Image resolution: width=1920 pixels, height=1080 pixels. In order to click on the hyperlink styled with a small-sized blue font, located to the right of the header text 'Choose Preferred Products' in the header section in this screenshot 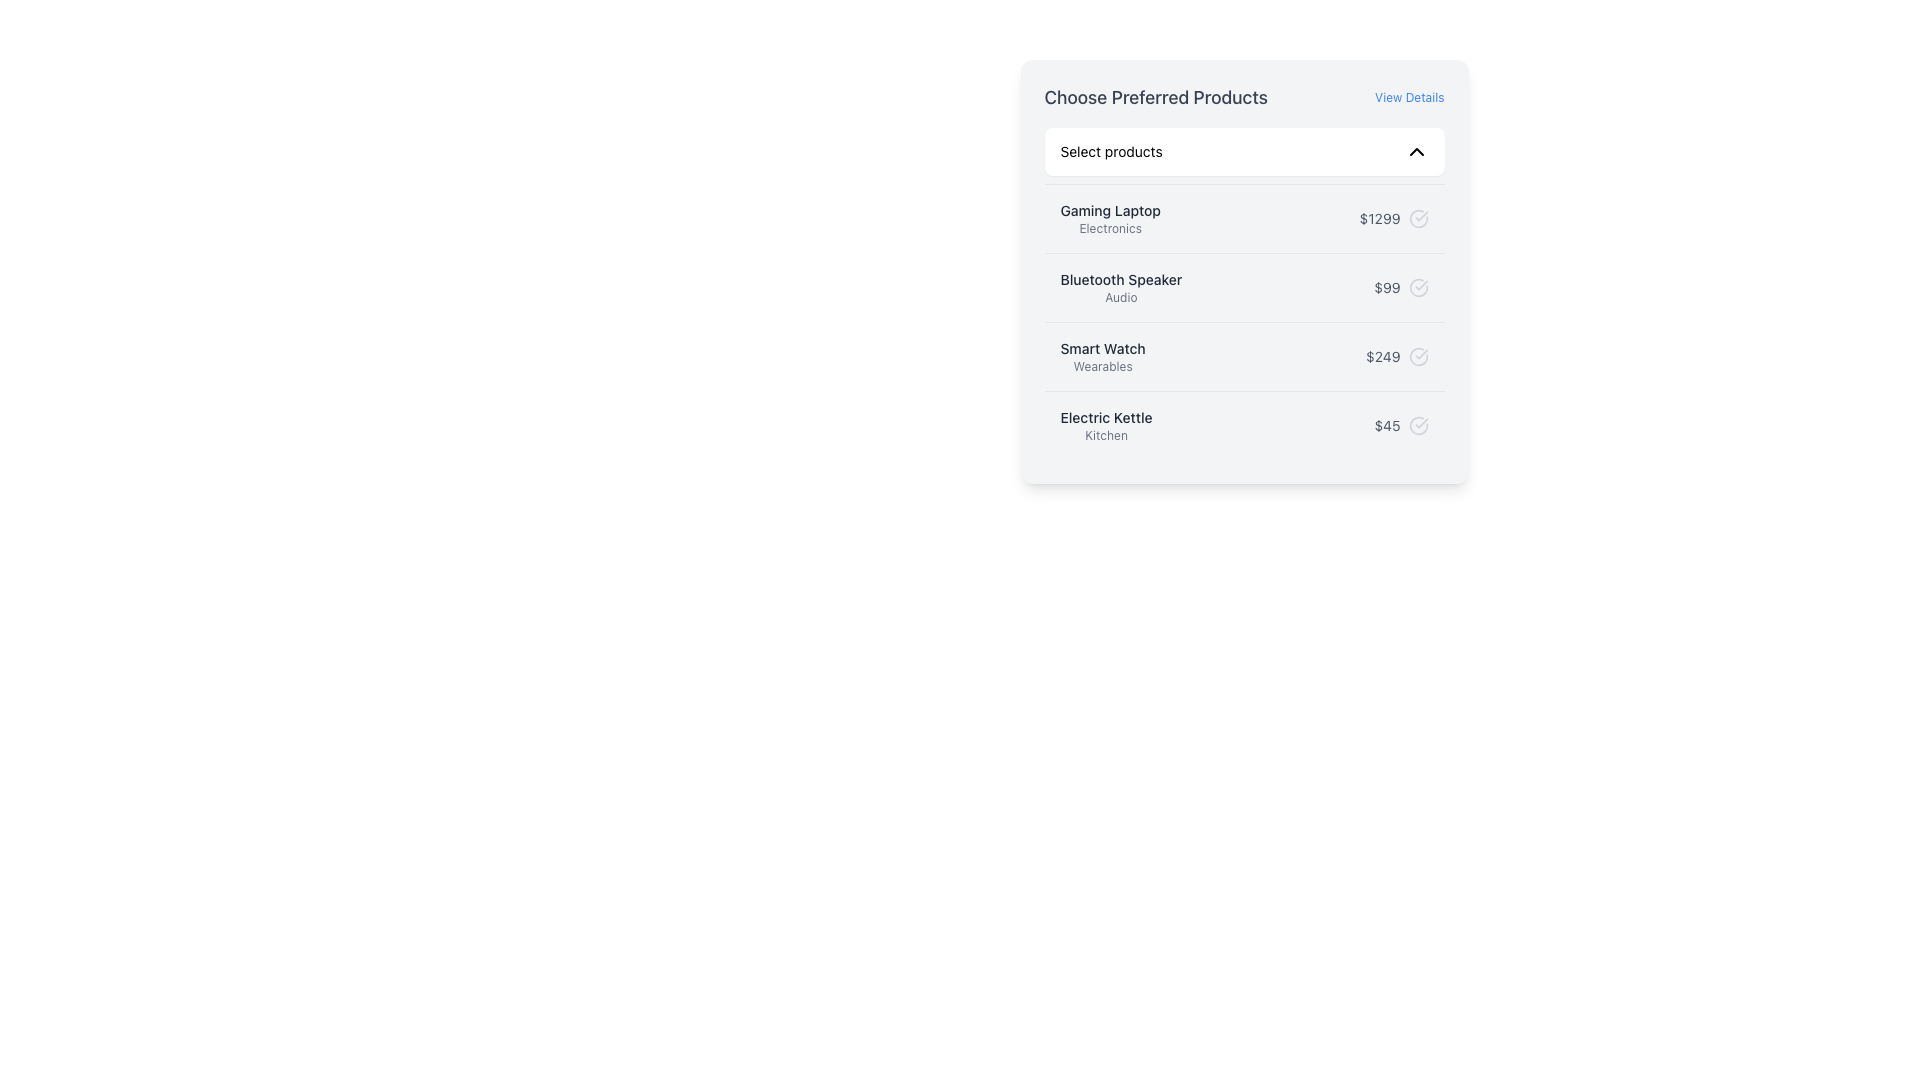, I will do `click(1408, 97)`.